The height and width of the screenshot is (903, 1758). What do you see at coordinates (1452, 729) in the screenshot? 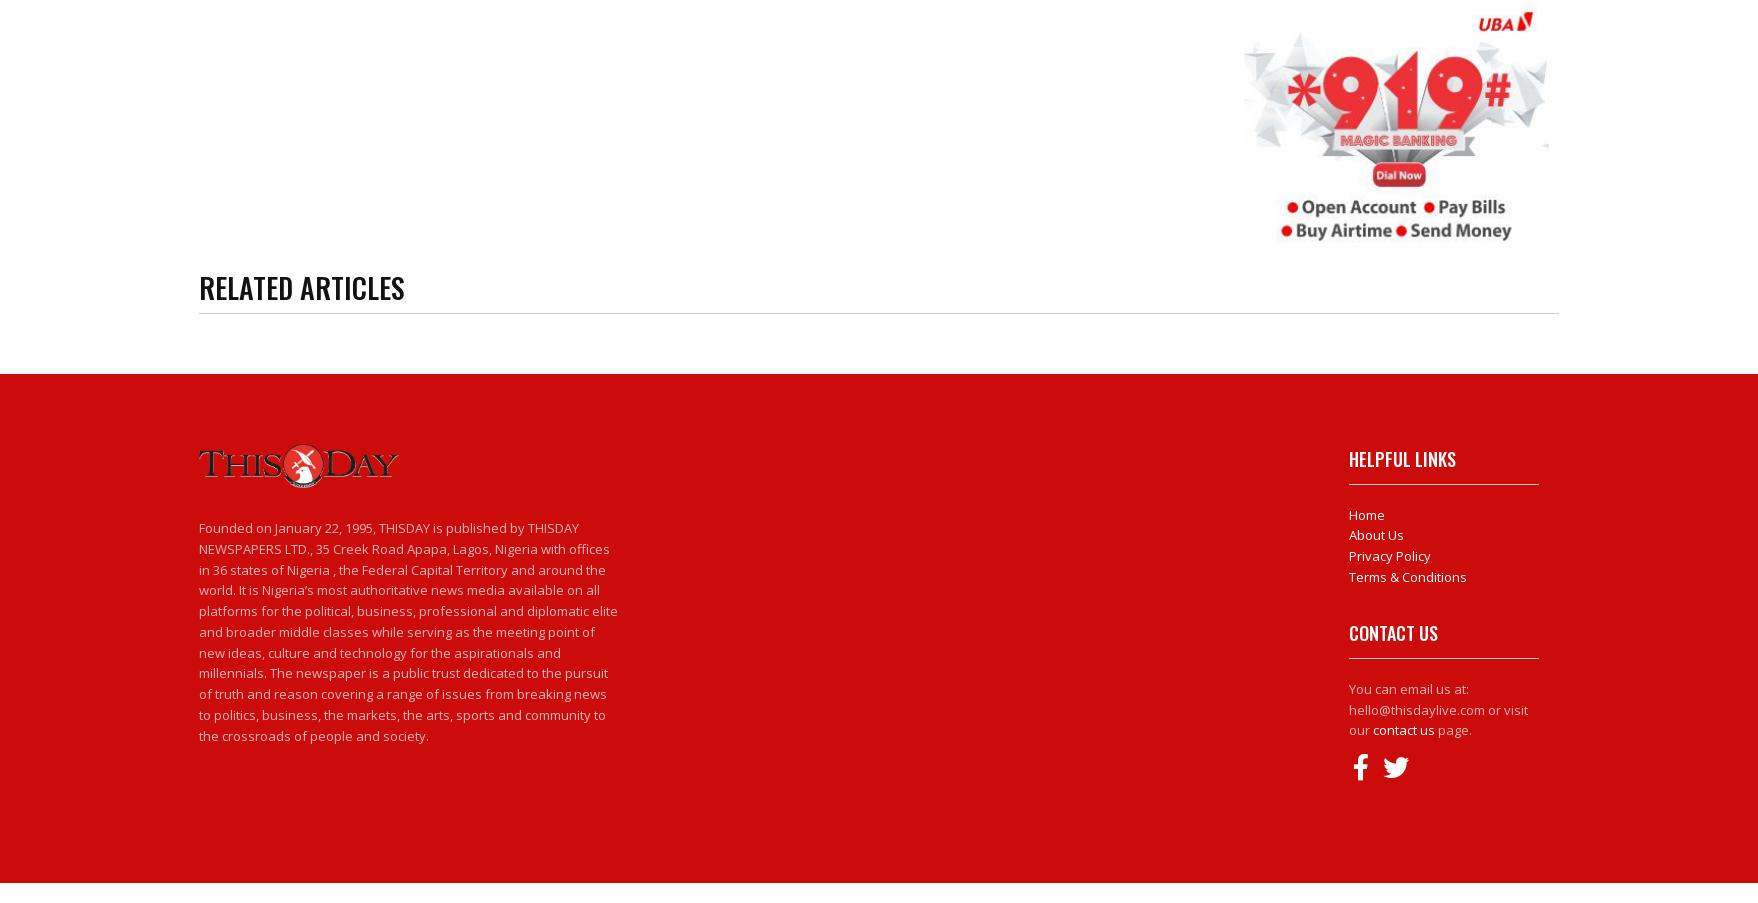
I see `'page.'` at bounding box center [1452, 729].